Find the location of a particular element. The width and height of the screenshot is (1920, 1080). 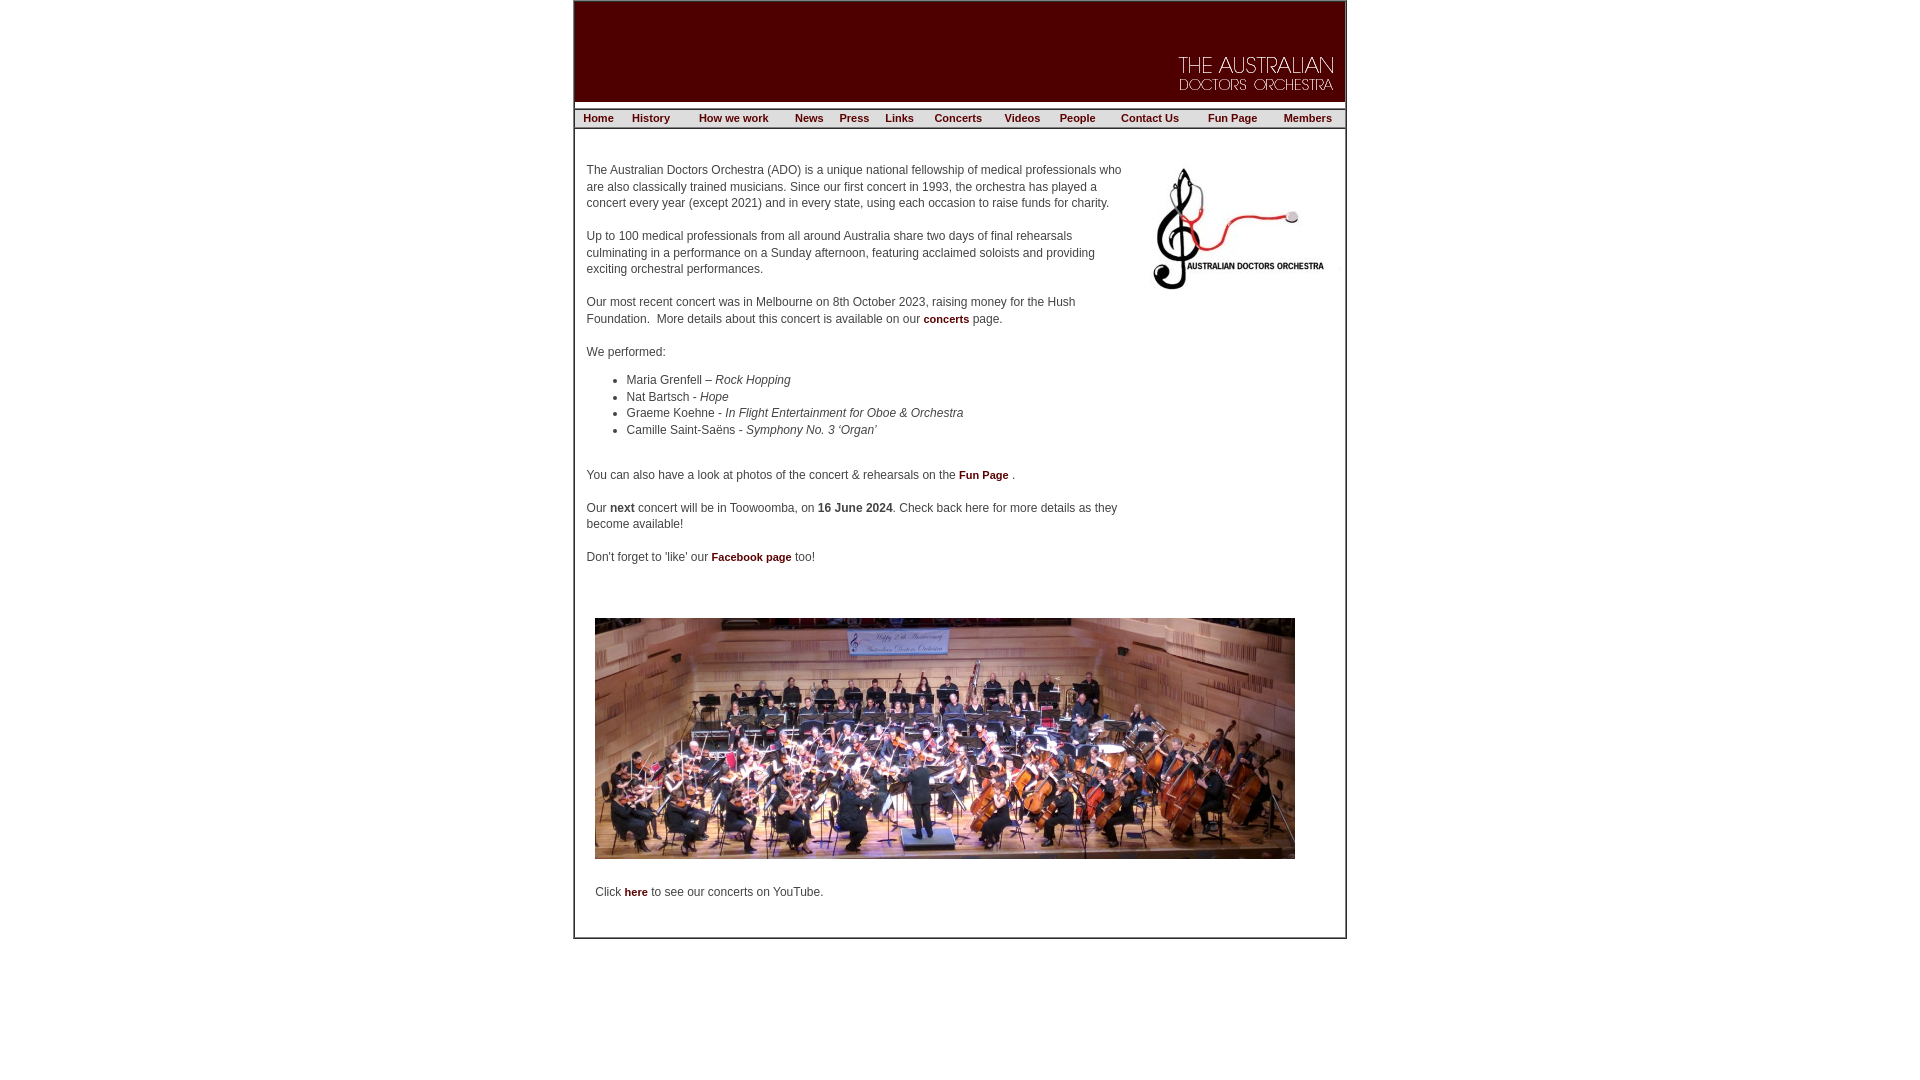

'Videos' is located at coordinates (1022, 118).